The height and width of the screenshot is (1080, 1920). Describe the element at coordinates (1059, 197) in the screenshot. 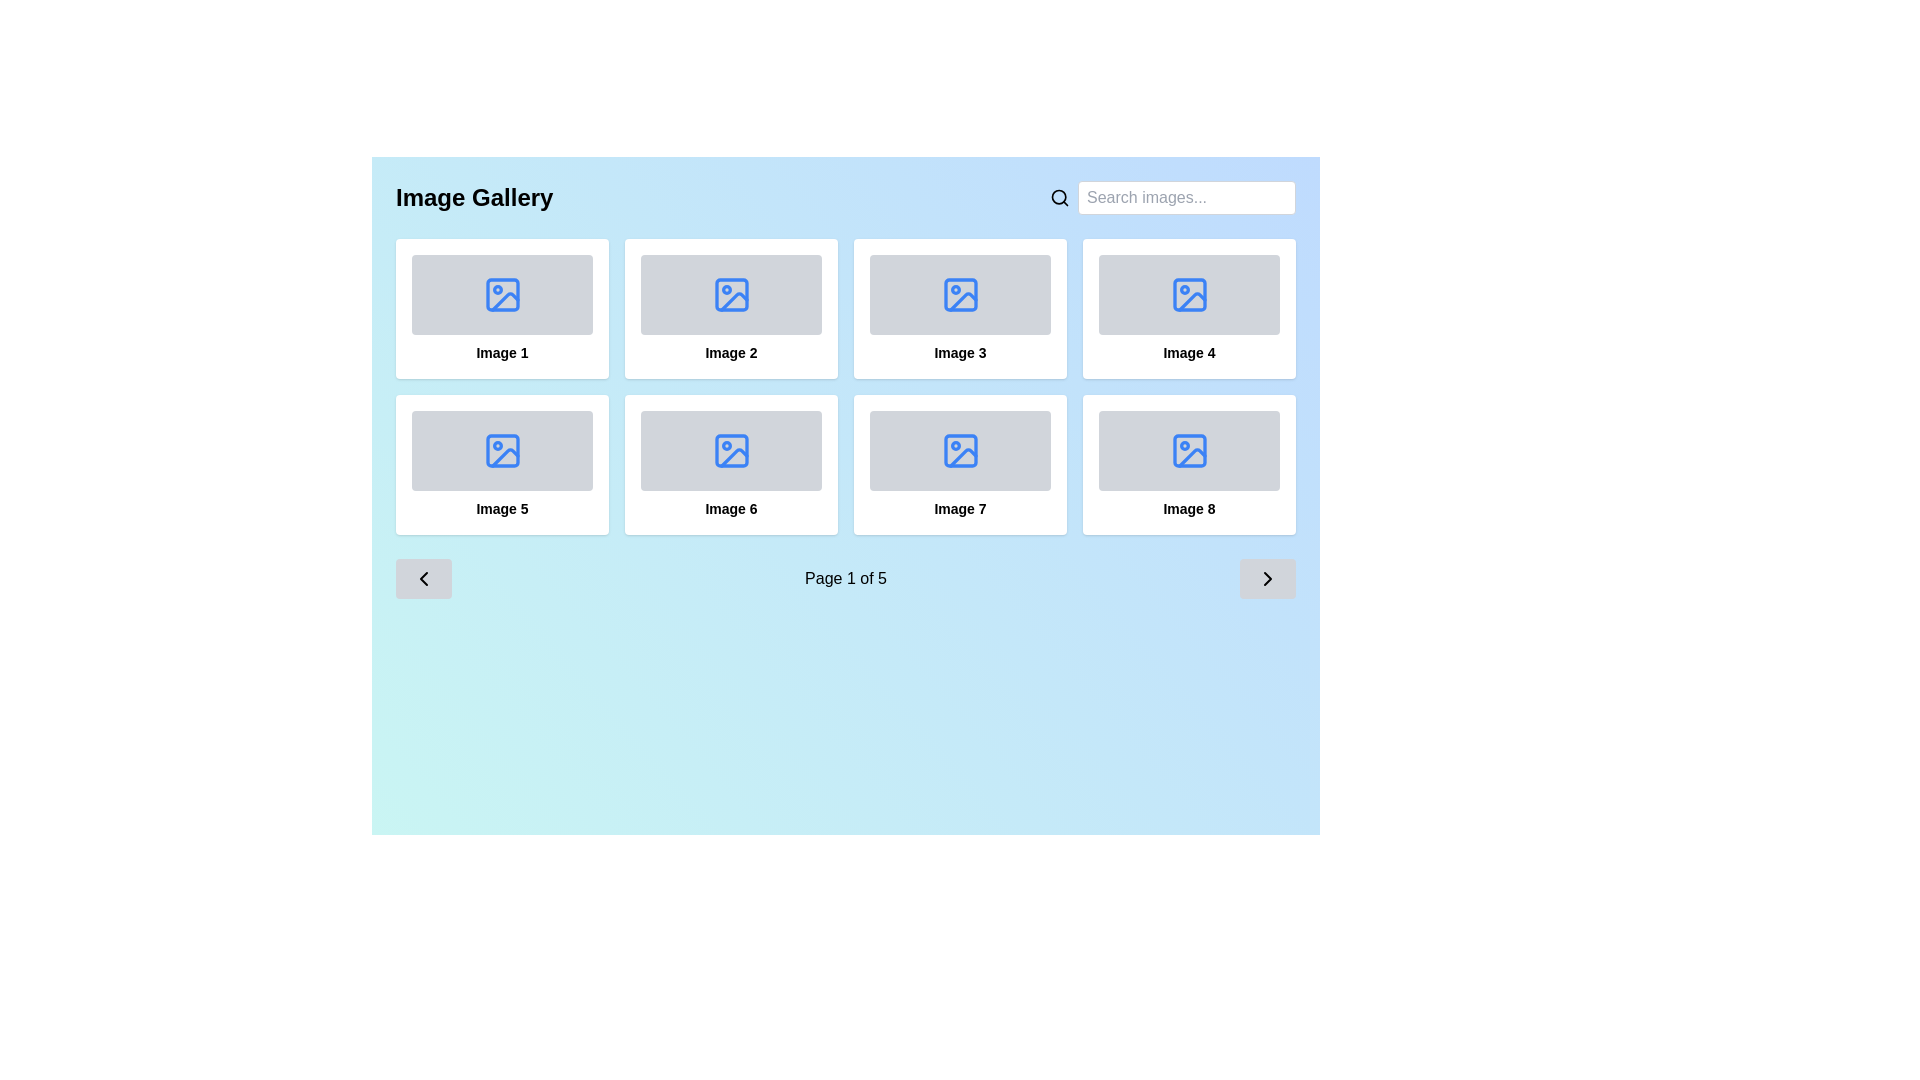

I see `the search icon located on the right side of the header area, preceding the 'Search images...' text input box` at that location.